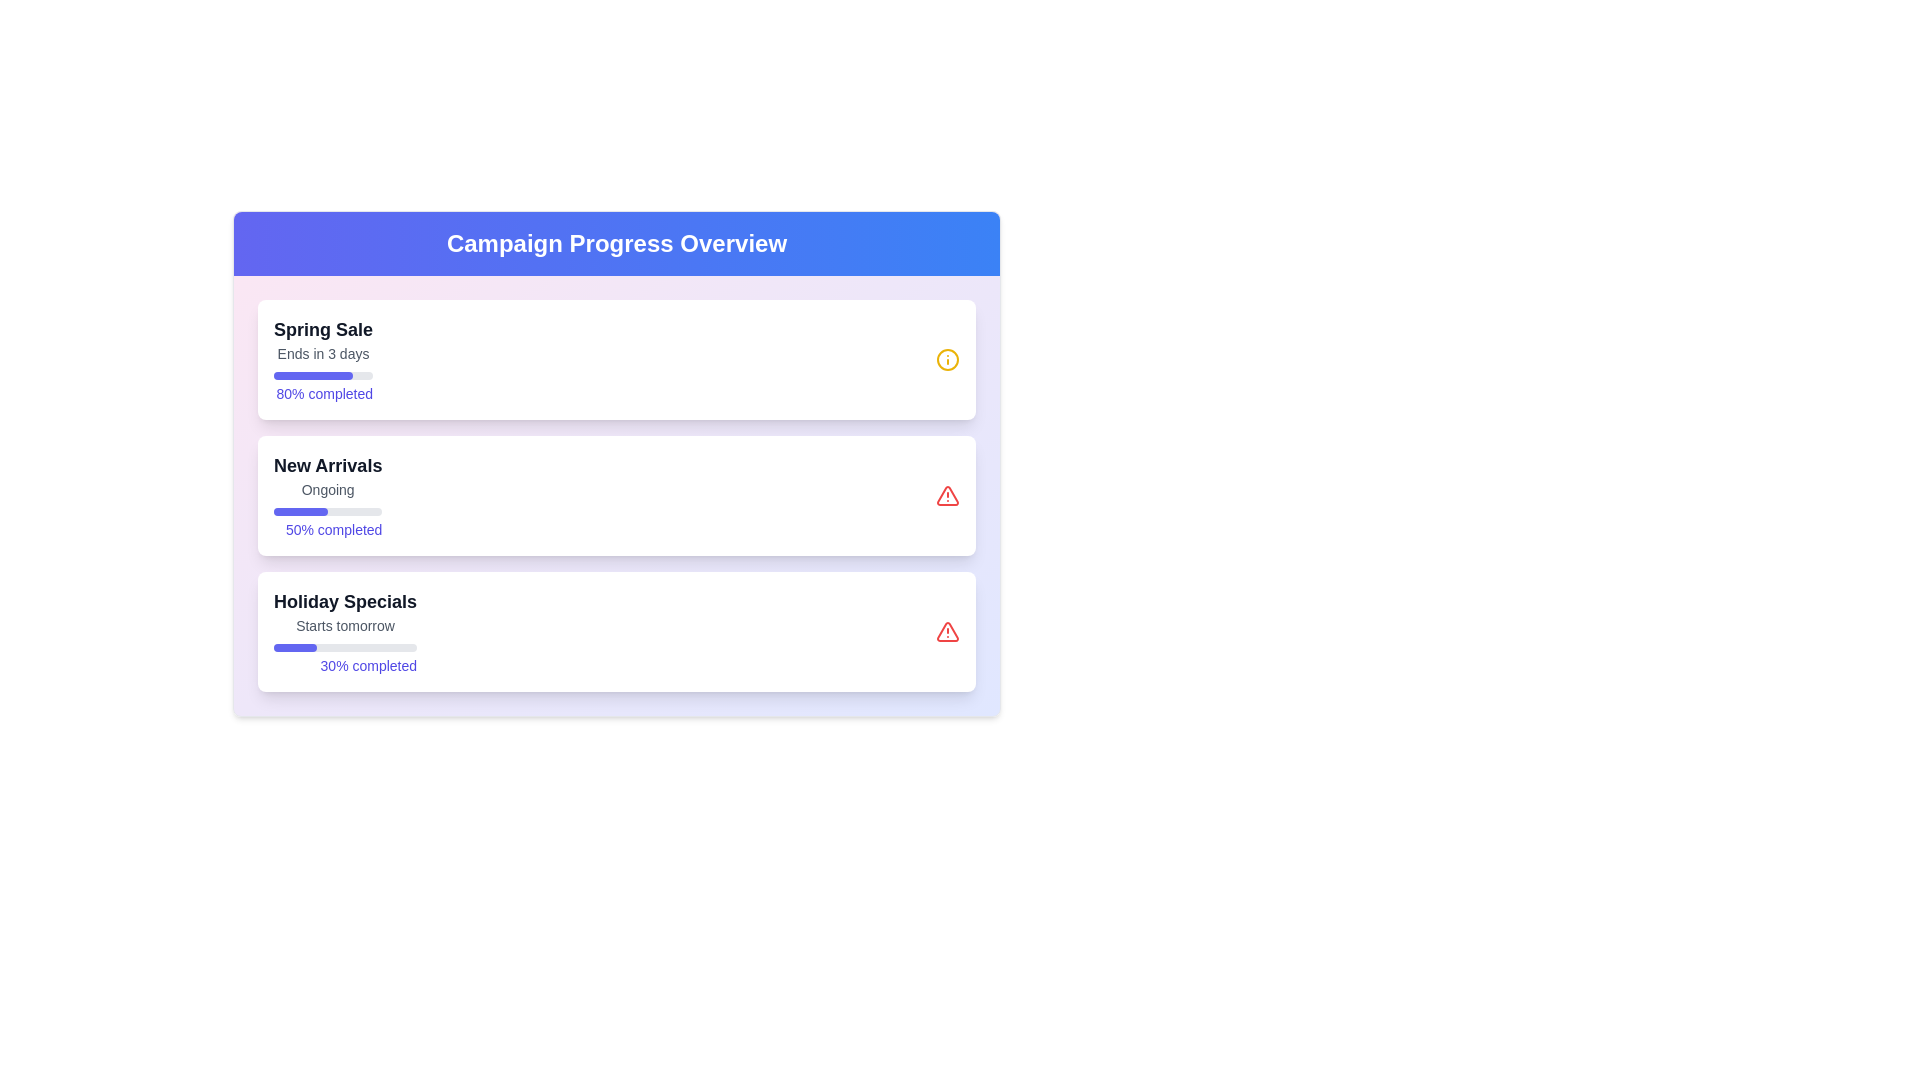 This screenshot has width=1920, height=1080. I want to click on the 'Ongoing' status text label indicating the current status of the 'New Arrivals' item, which is positioned below the heading and above the progress bar, so click(328, 489).